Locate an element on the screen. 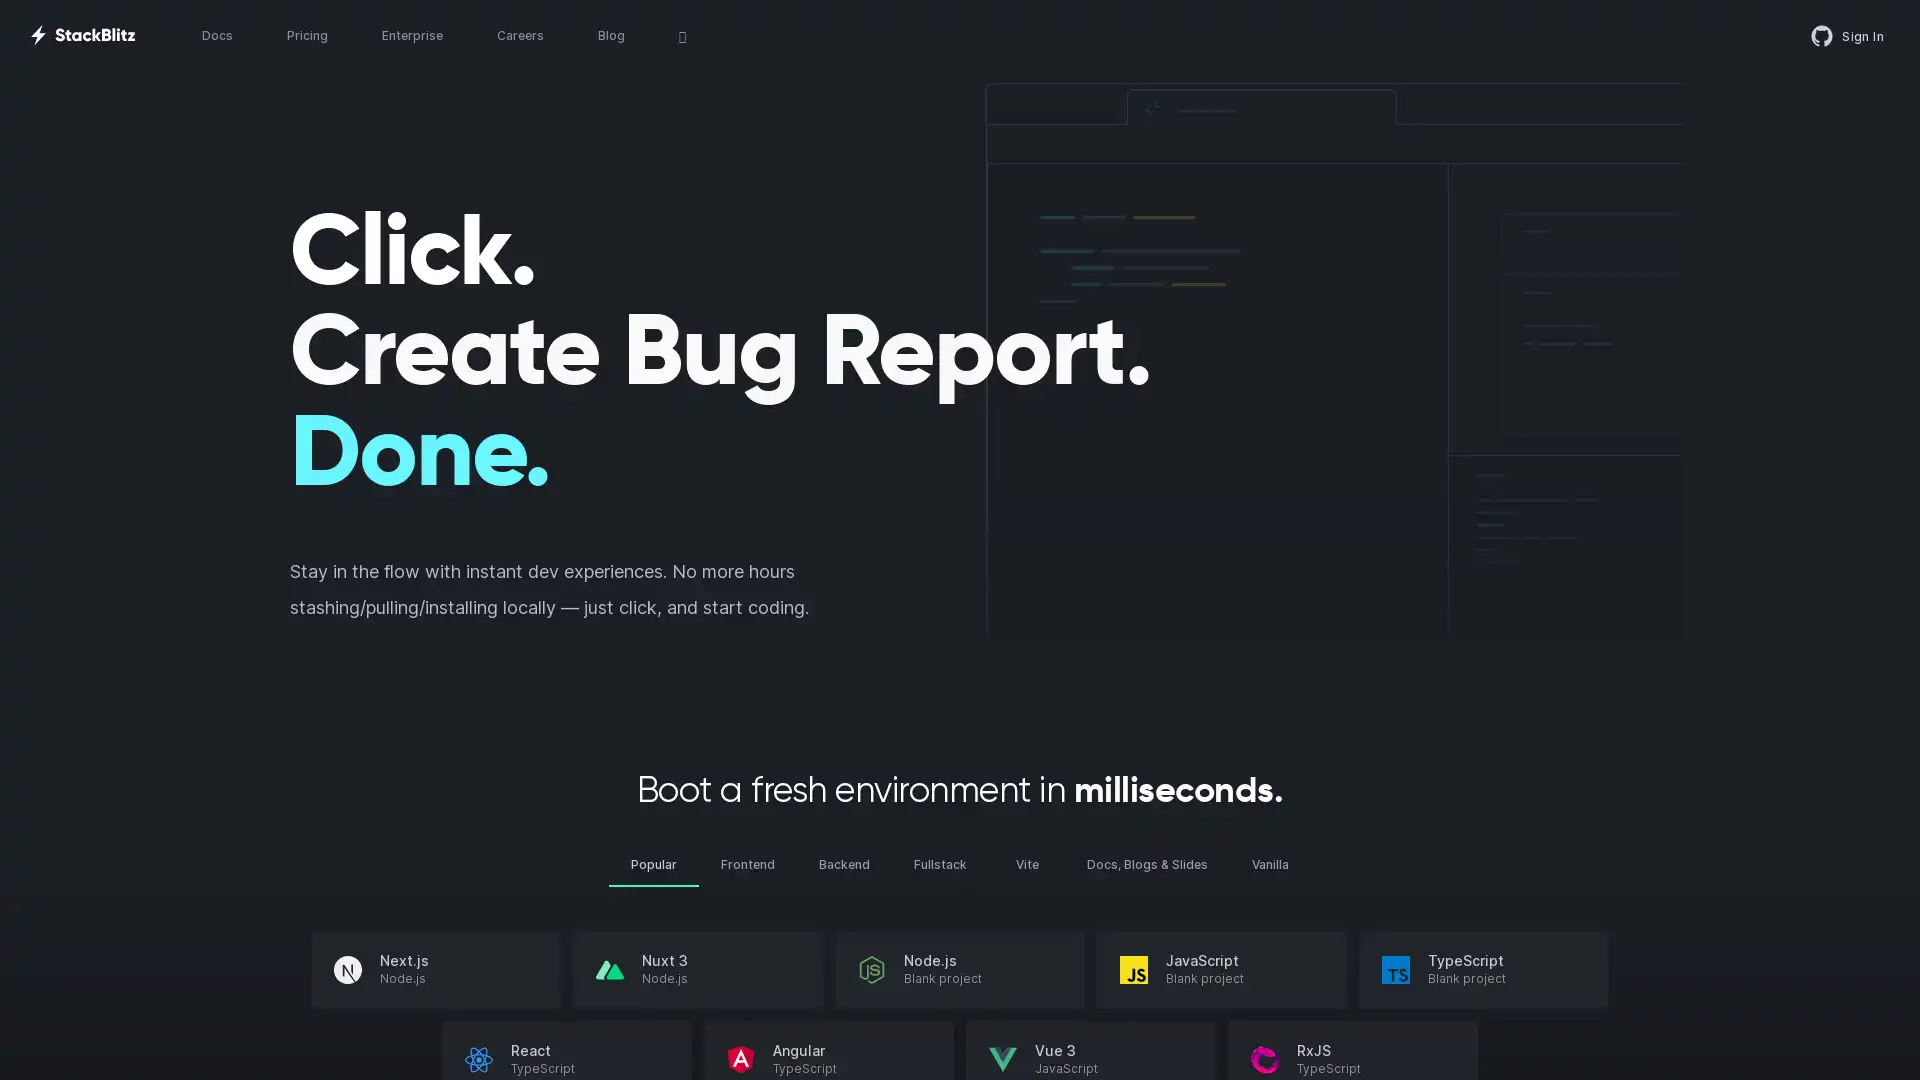  Popular is located at coordinates (653, 863).